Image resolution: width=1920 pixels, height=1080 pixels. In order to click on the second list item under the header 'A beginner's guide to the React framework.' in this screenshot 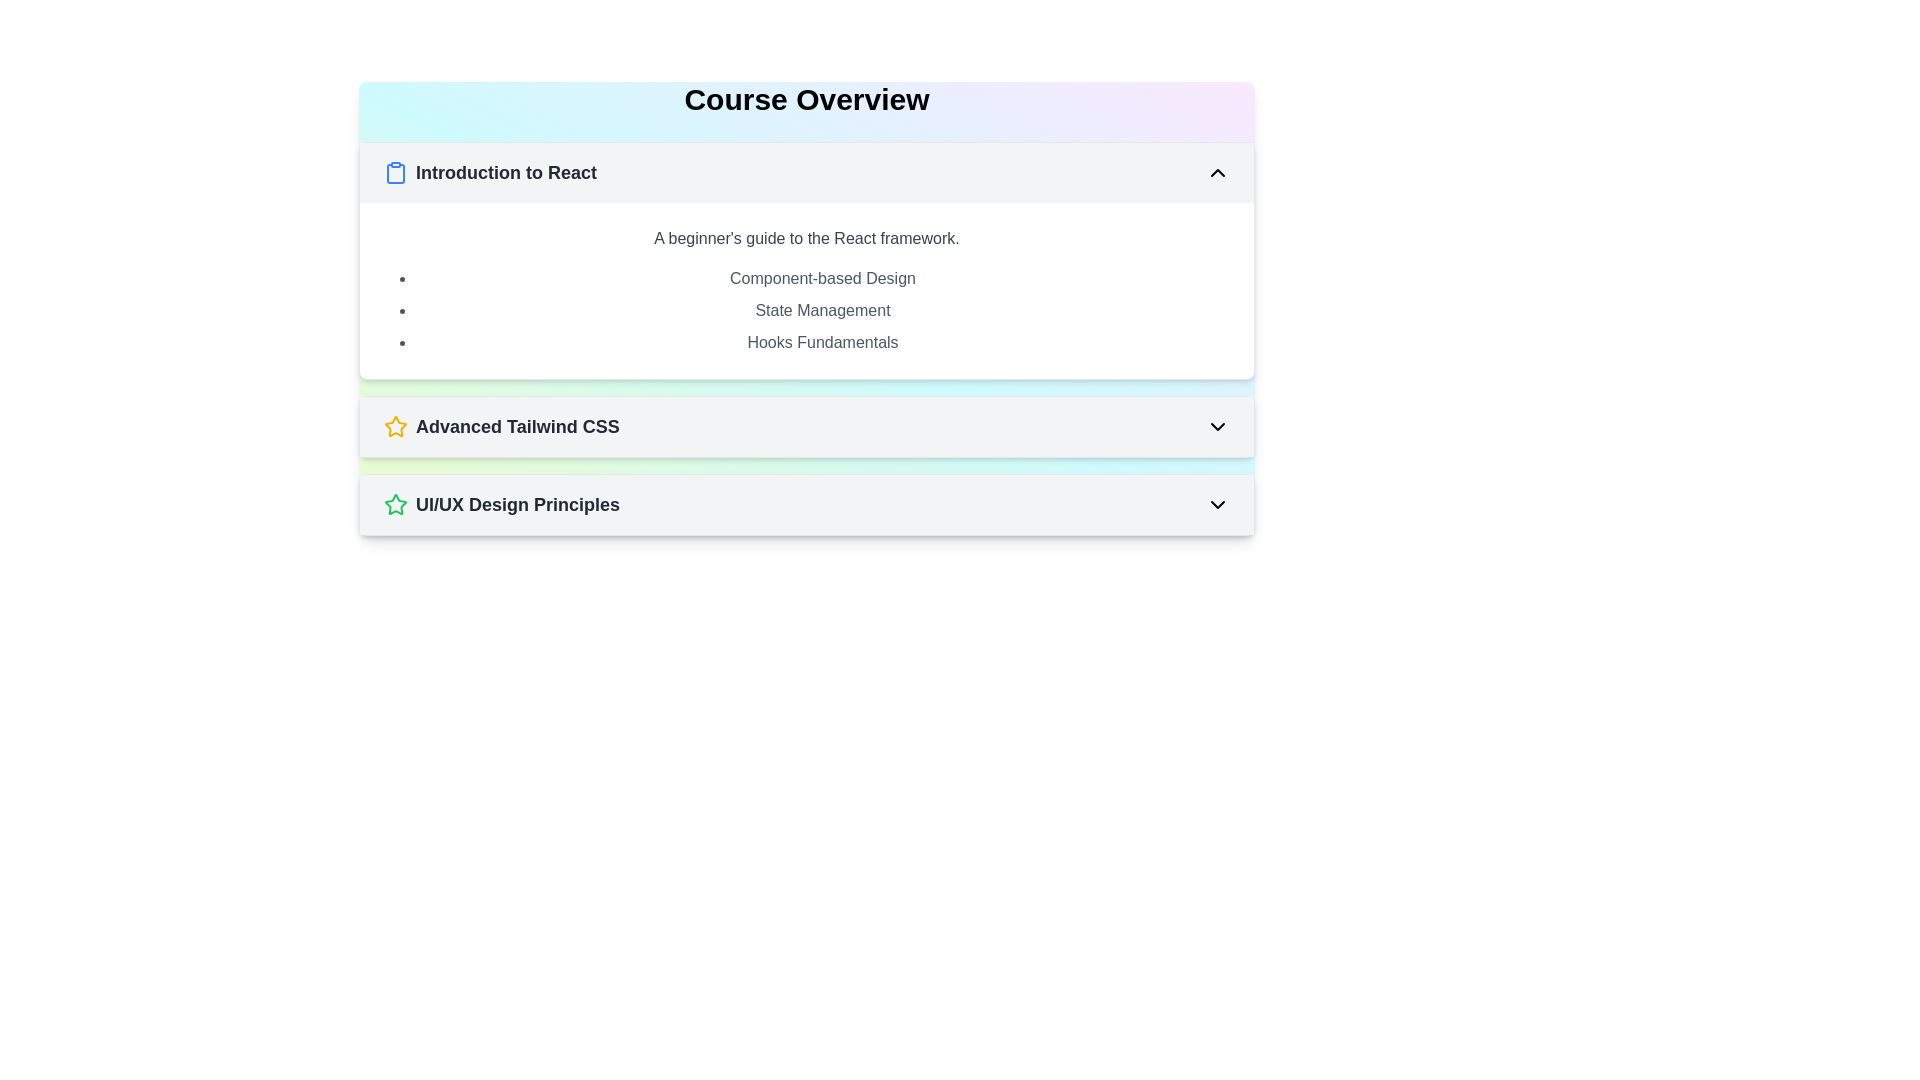, I will do `click(806, 311)`.